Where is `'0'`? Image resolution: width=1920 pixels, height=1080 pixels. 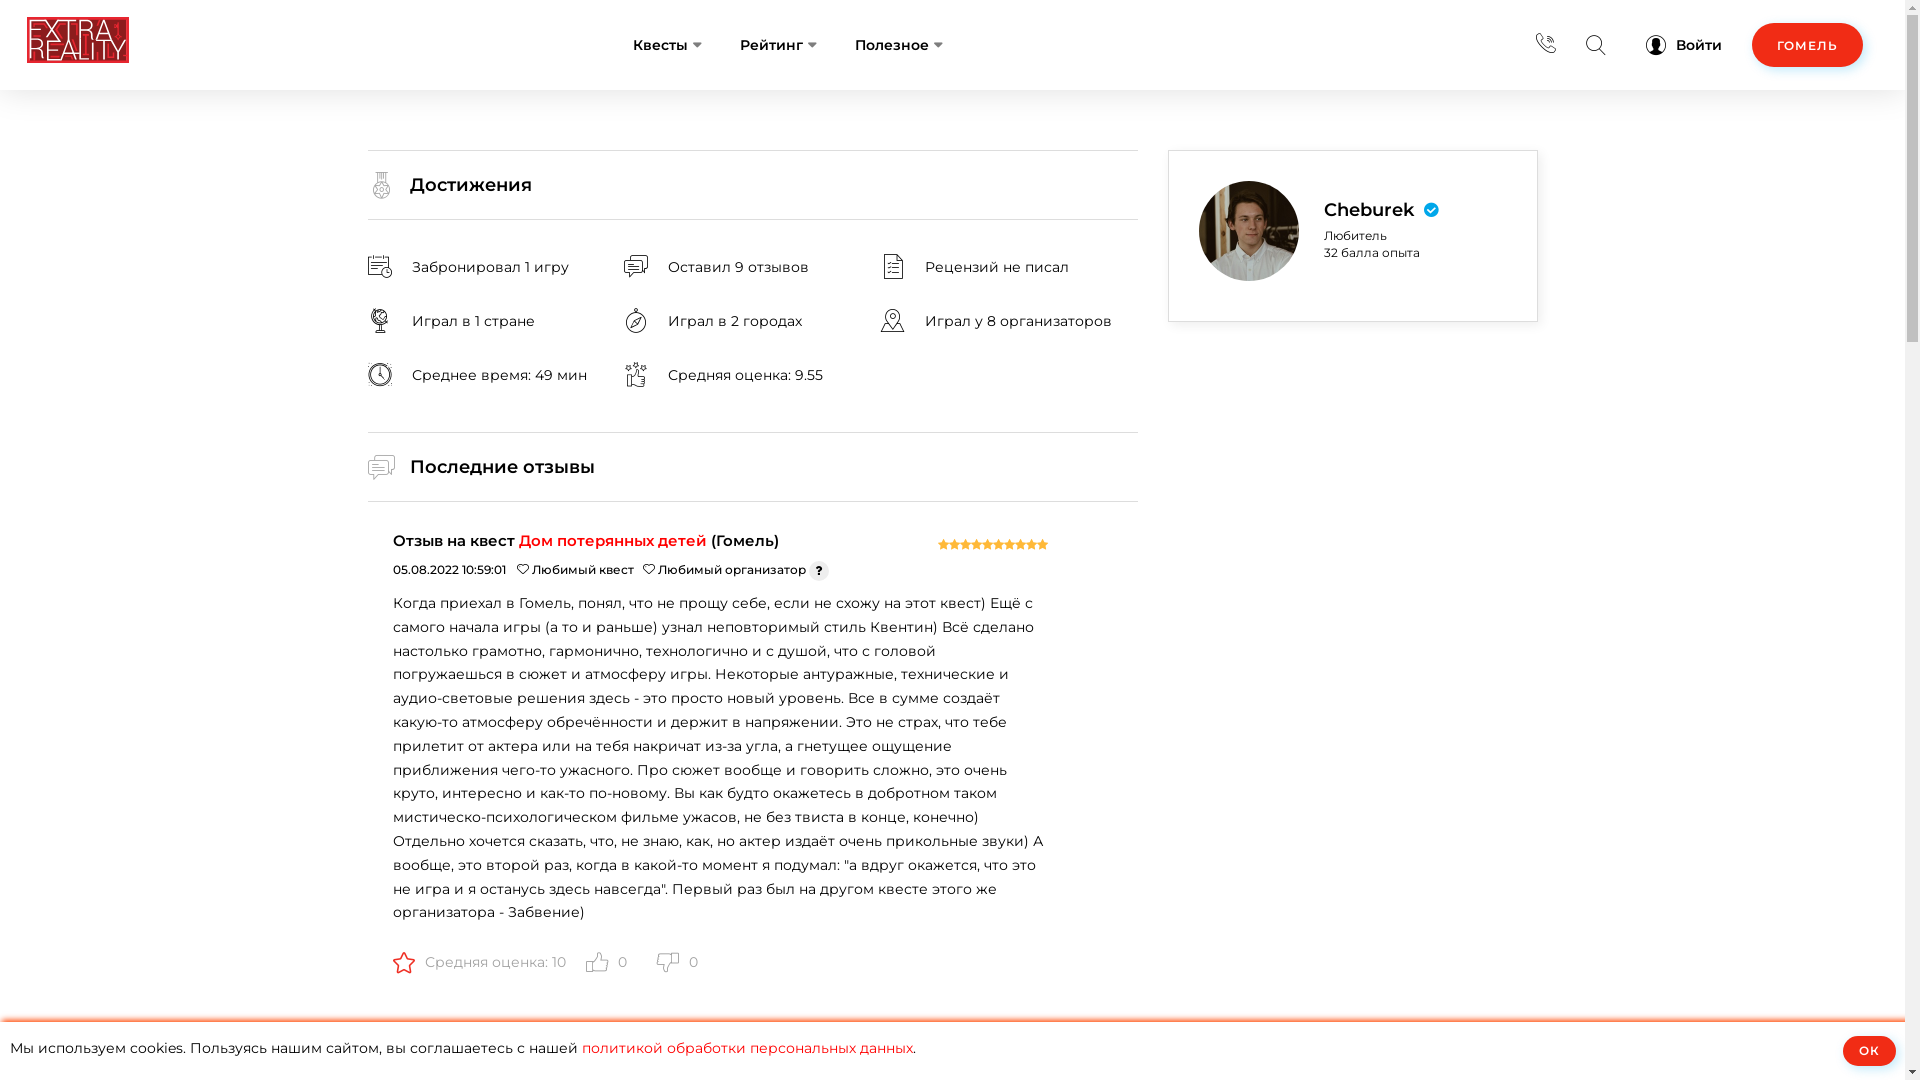
'0' is located at coordinates (605, 960).